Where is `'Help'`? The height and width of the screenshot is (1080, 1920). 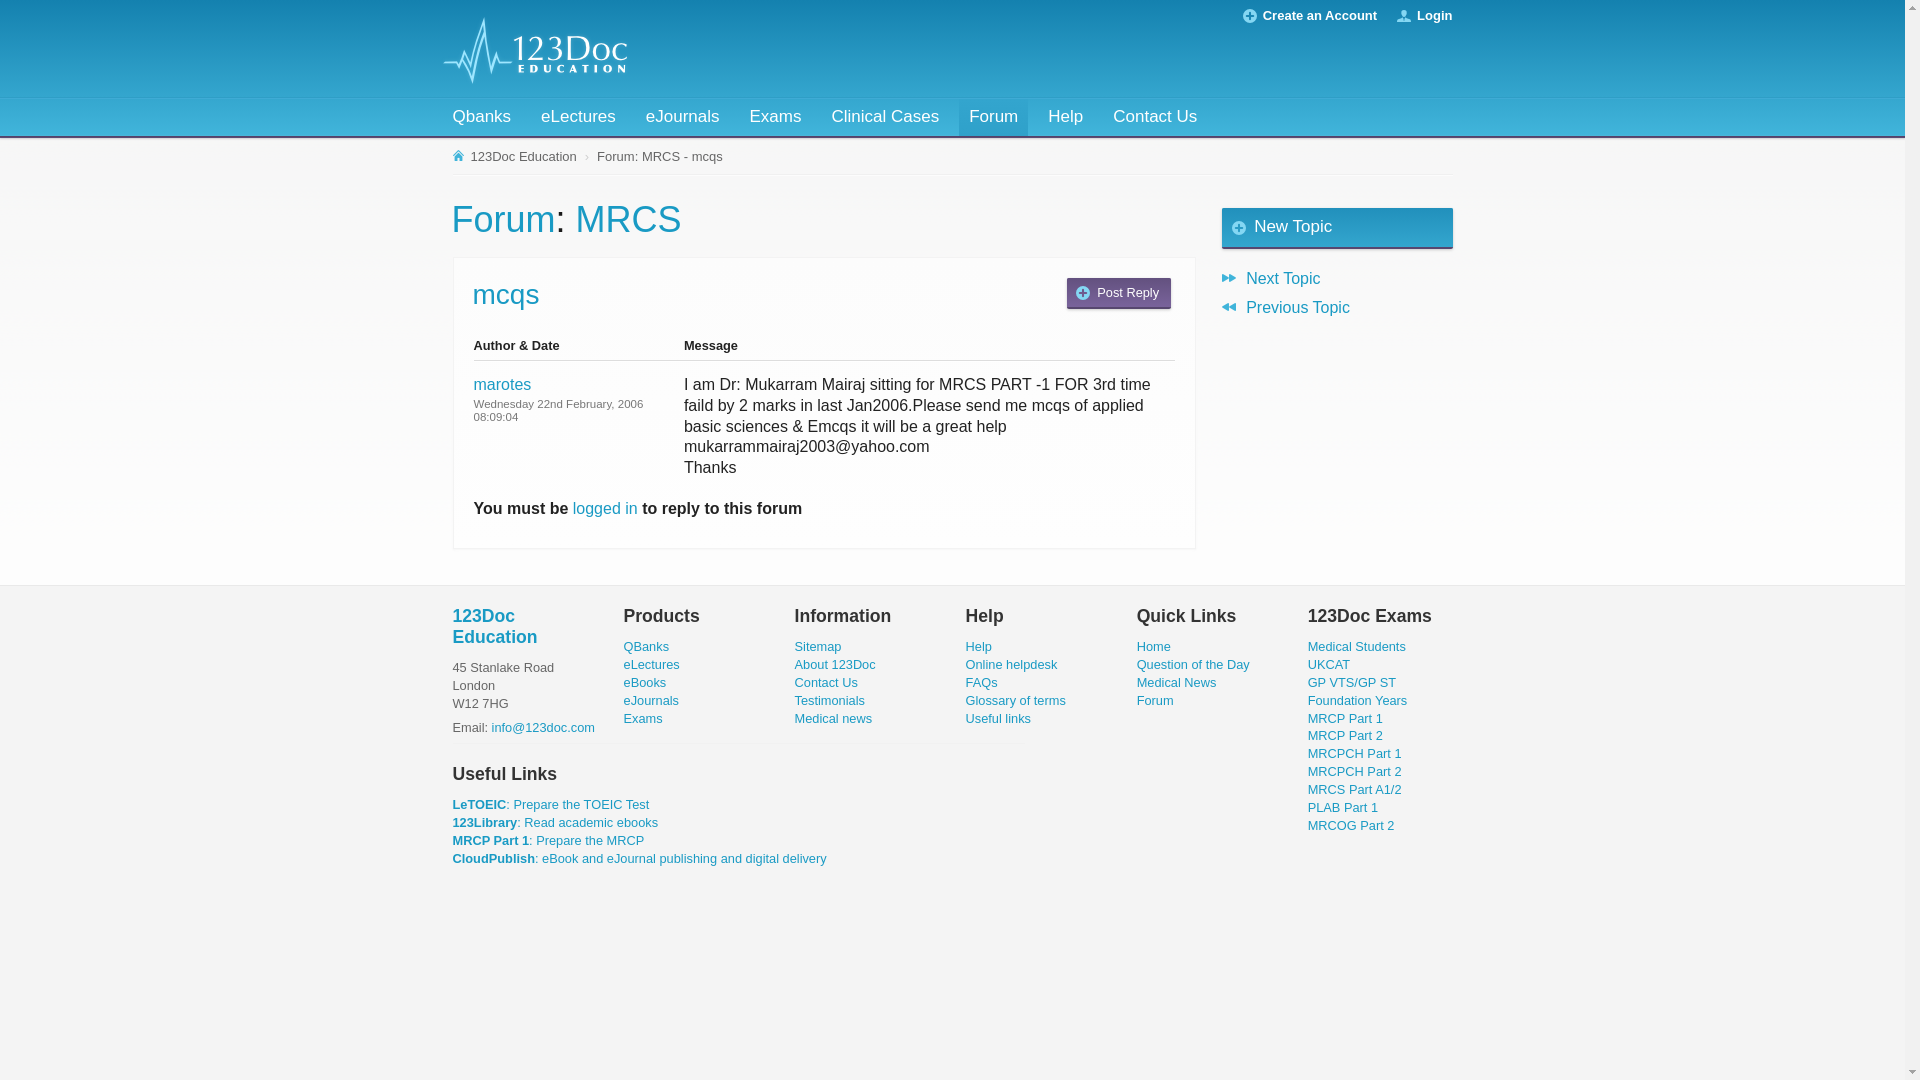 'Help' is located at coordinates (1064, 117).